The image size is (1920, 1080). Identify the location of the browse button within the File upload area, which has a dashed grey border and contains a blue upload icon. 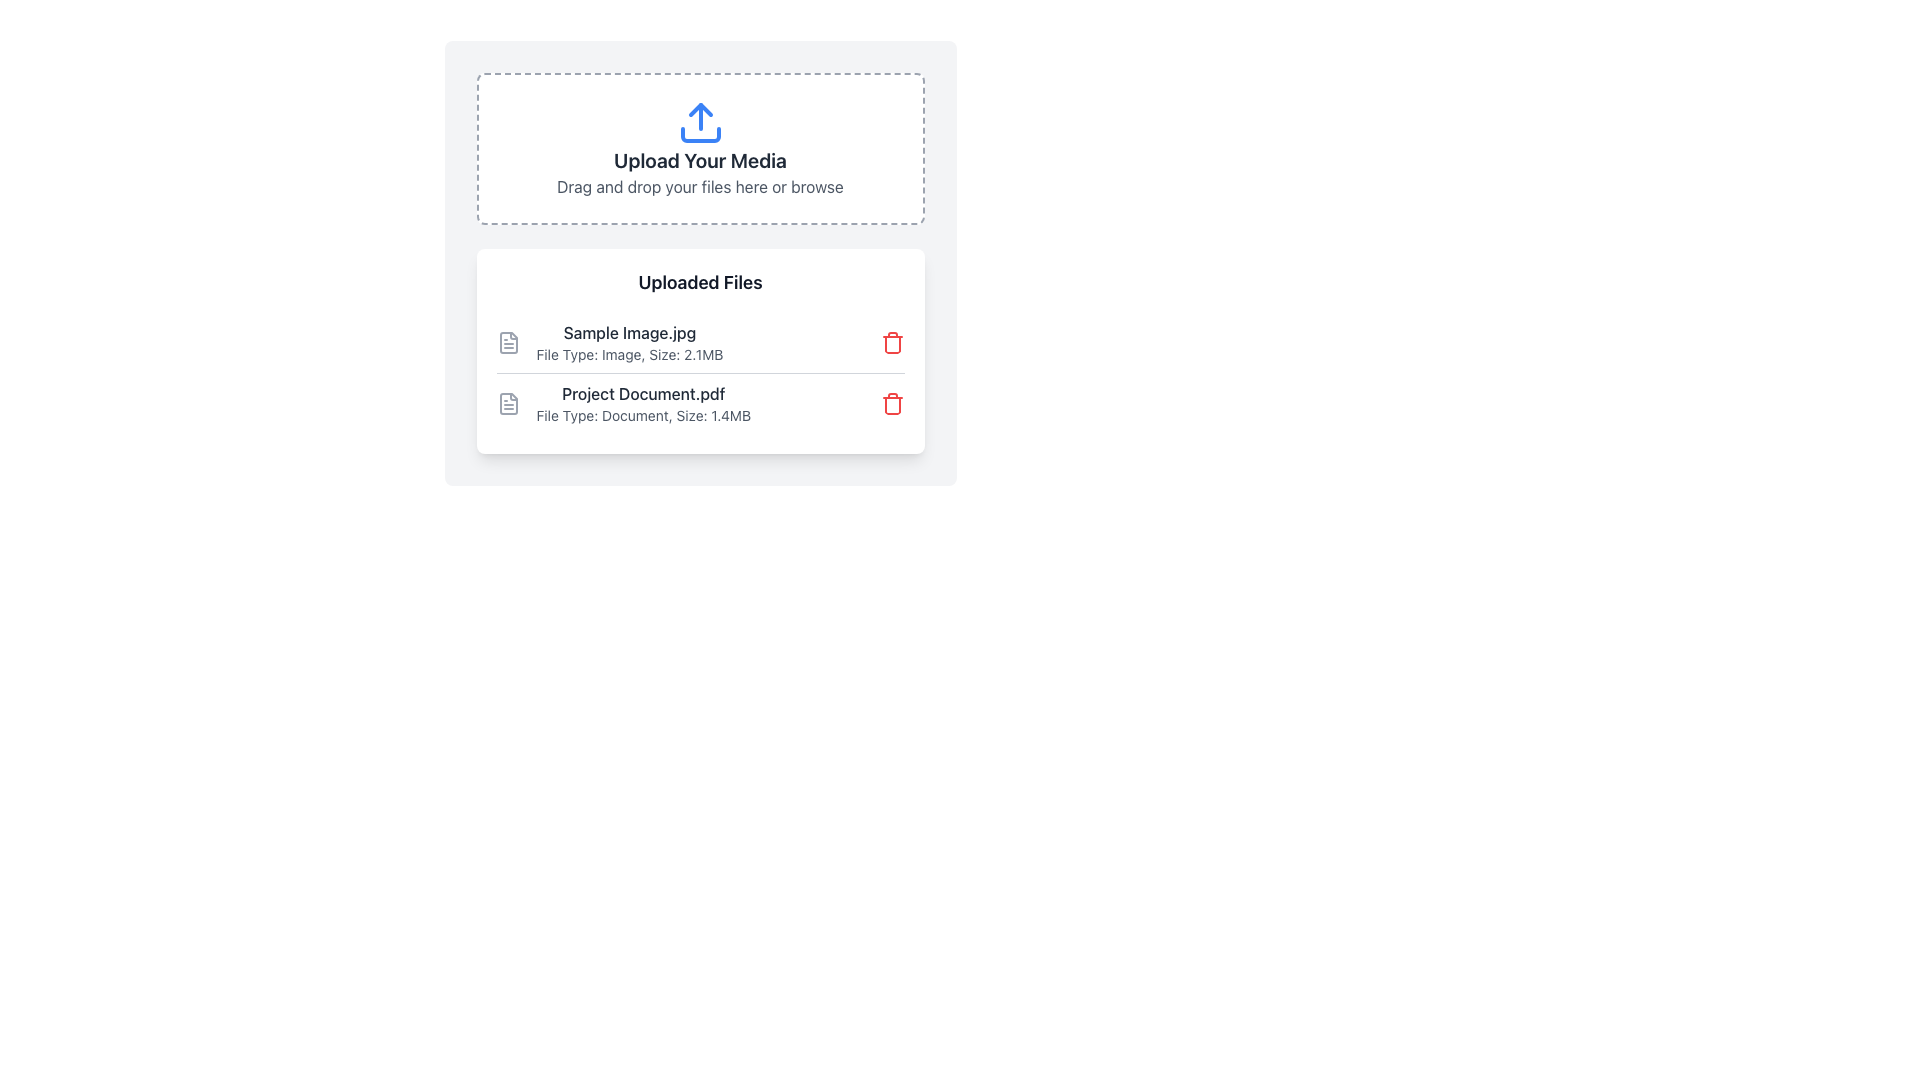
(700, 148).